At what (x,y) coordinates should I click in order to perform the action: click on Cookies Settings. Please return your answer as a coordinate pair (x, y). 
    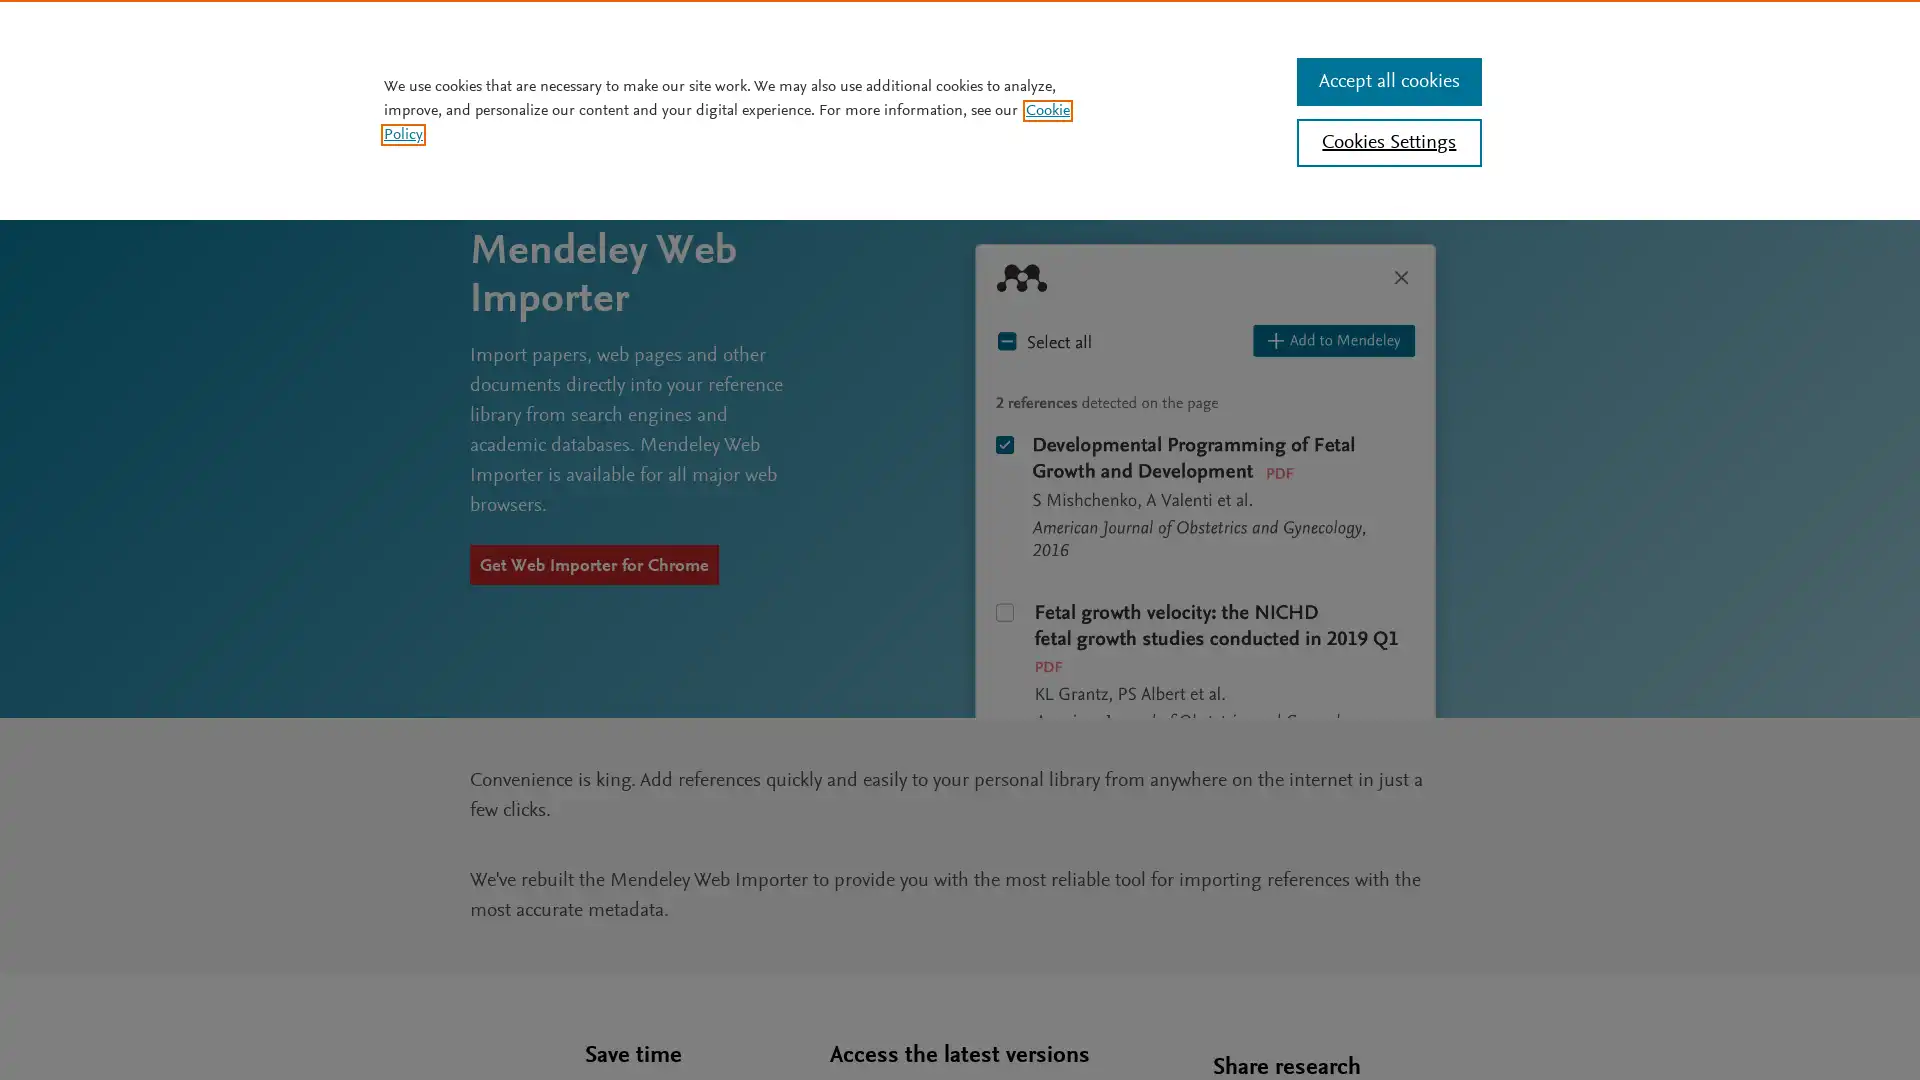
    Looking at the image, I should click on (1387, 141).